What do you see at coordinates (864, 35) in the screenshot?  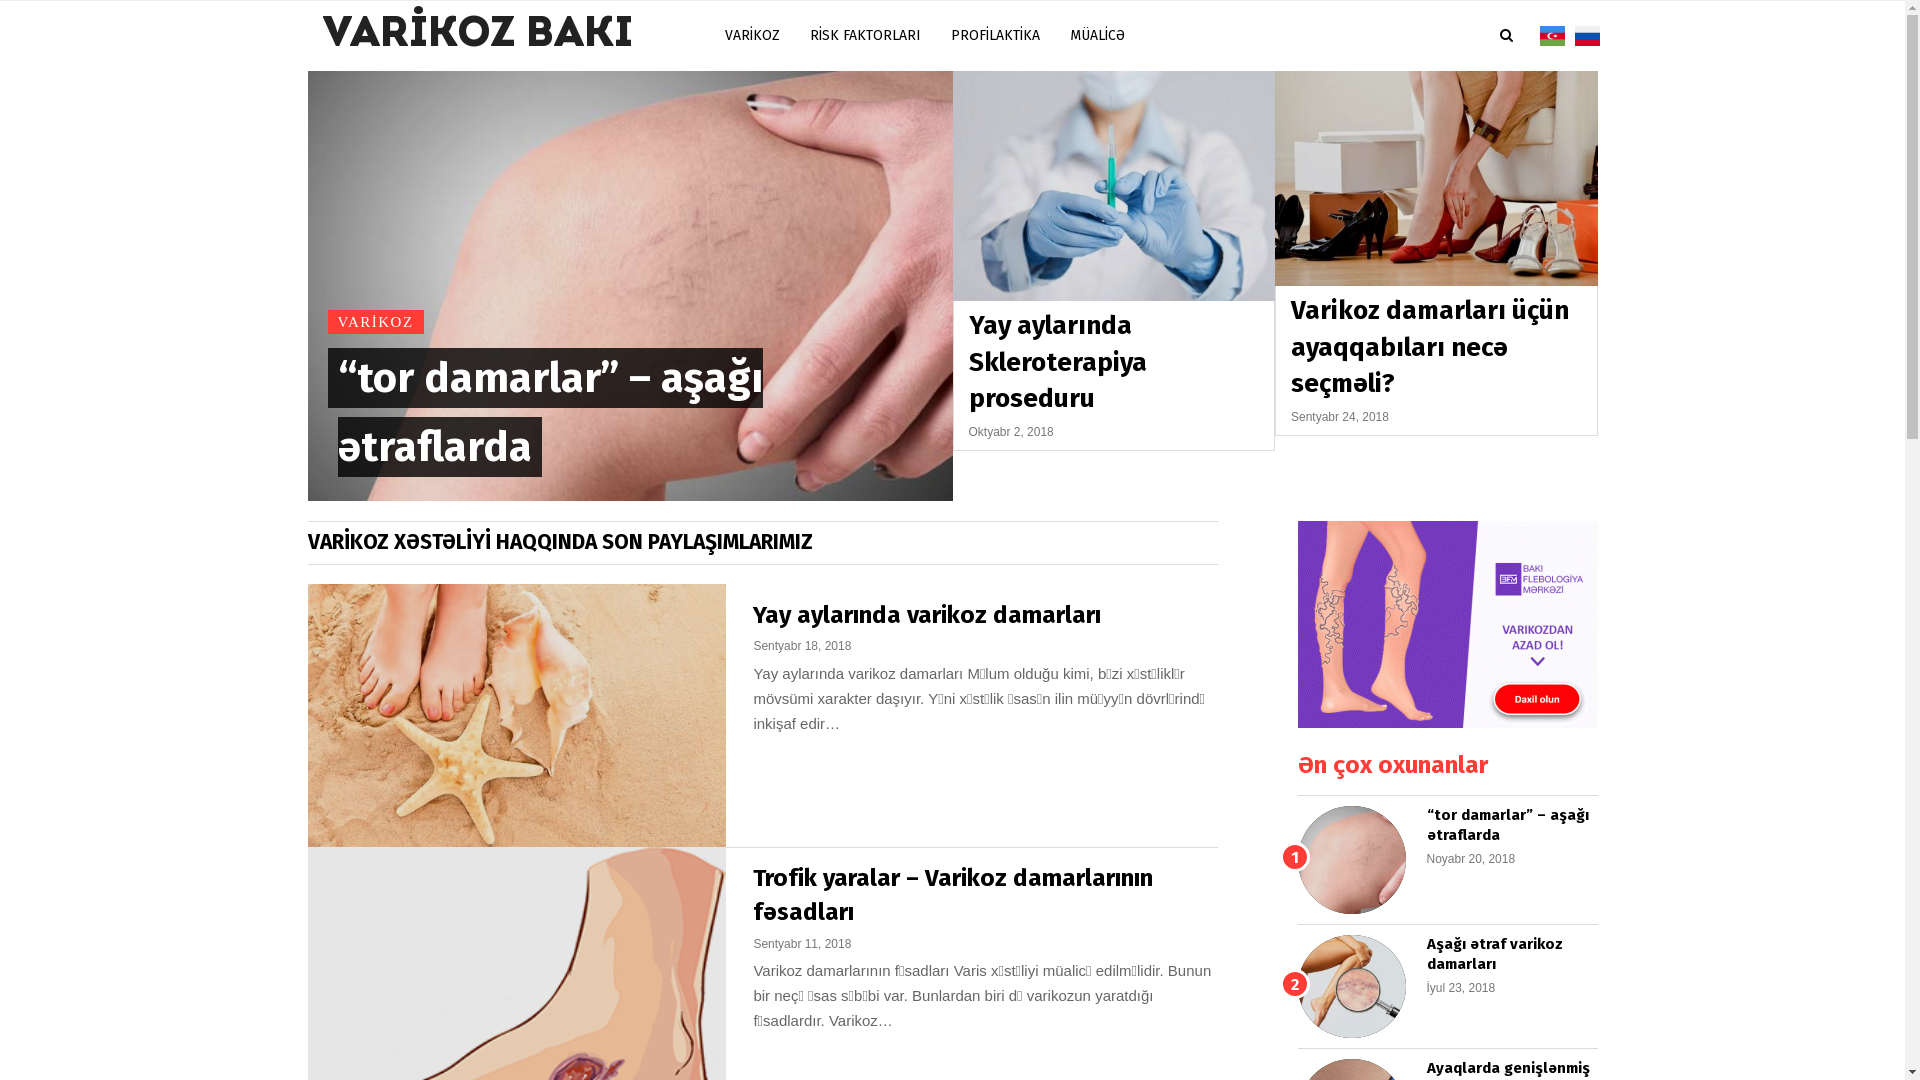 I see `'RISK FAKTORLARI'` at bounding box center [864, 35].